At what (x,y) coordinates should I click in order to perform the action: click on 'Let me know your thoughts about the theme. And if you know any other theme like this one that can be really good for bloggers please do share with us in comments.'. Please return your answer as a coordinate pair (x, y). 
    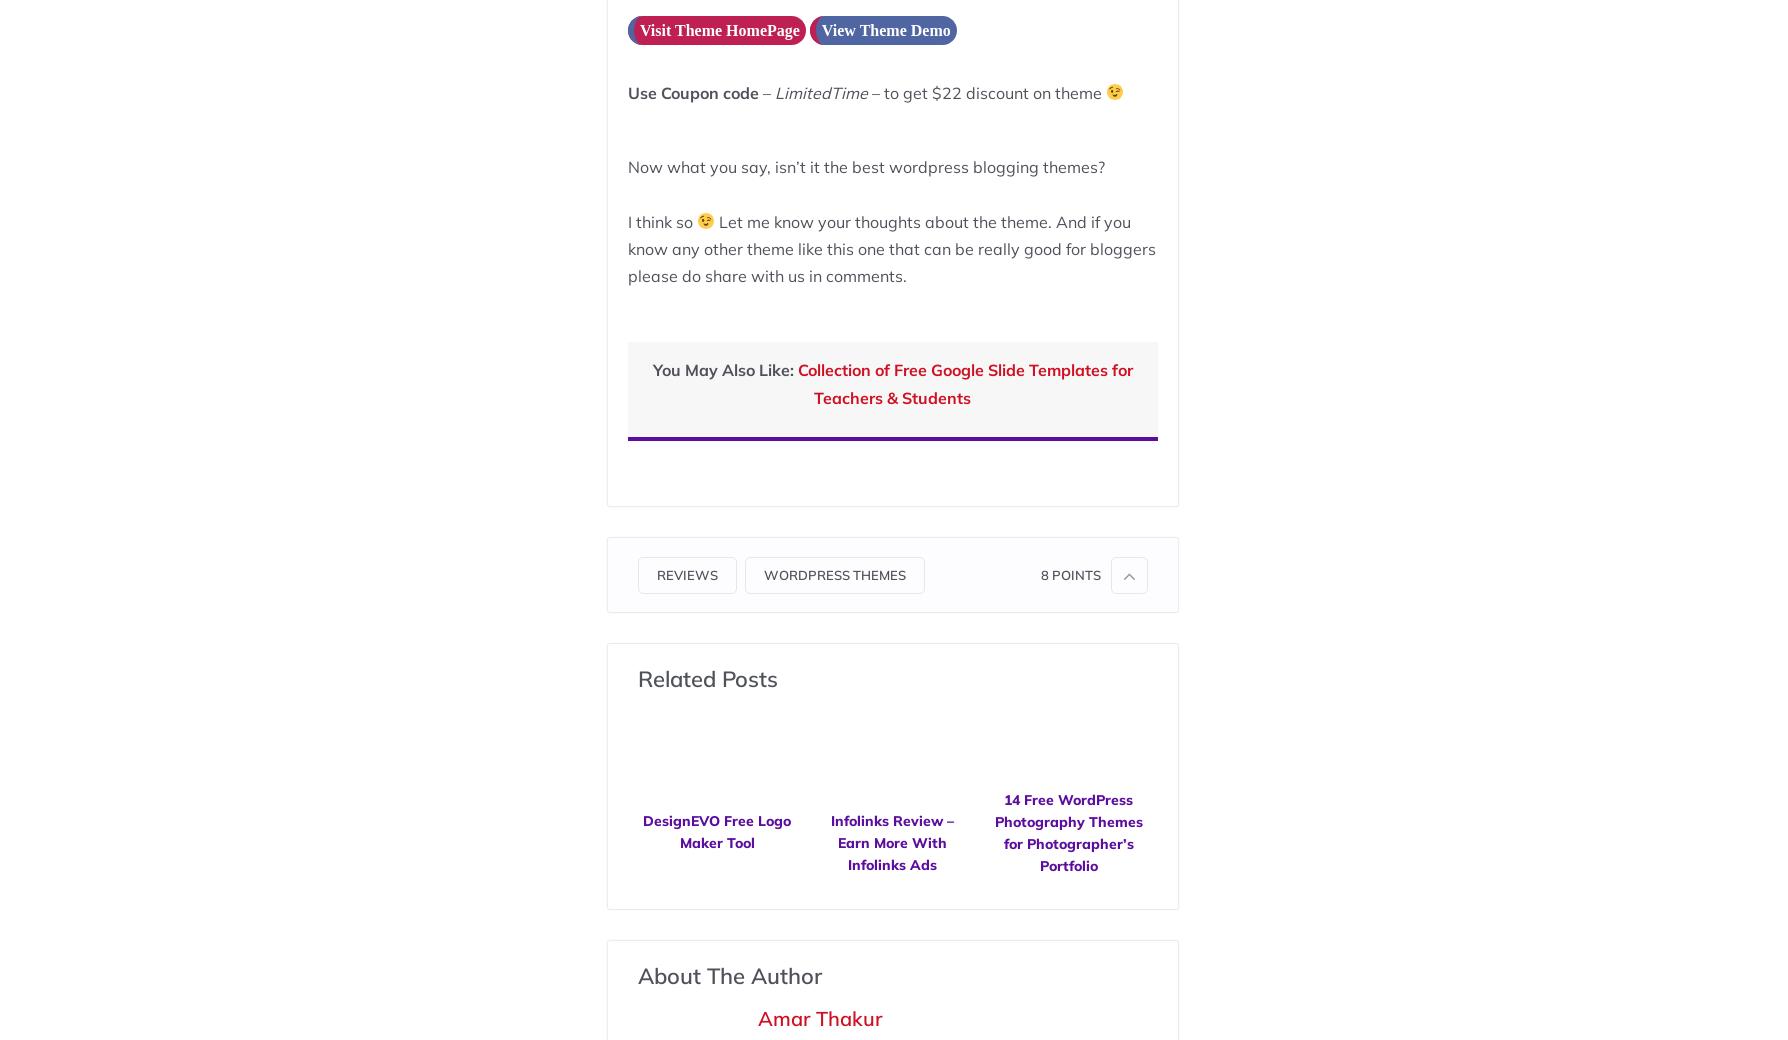
    Looking at the image, I should click on (889, 248).